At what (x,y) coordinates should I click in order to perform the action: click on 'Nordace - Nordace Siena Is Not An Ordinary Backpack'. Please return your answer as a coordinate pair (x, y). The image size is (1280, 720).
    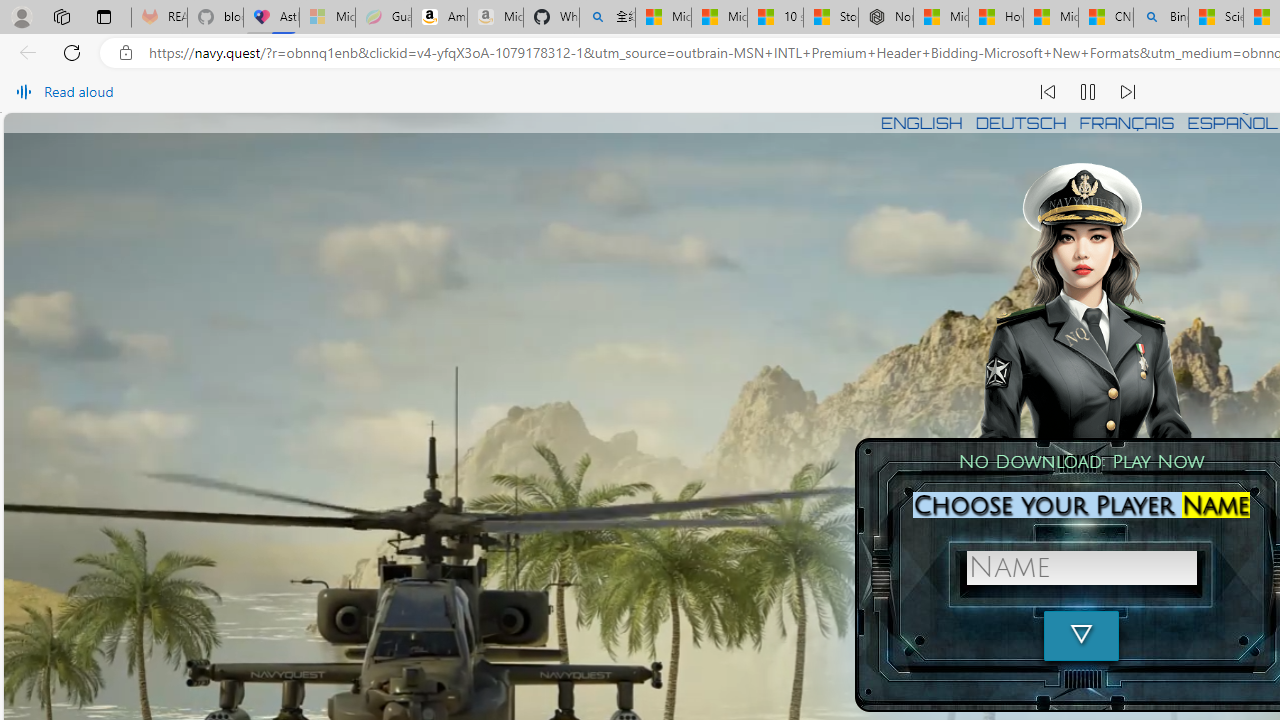
    Looking at the image, I should click on (884, 17).